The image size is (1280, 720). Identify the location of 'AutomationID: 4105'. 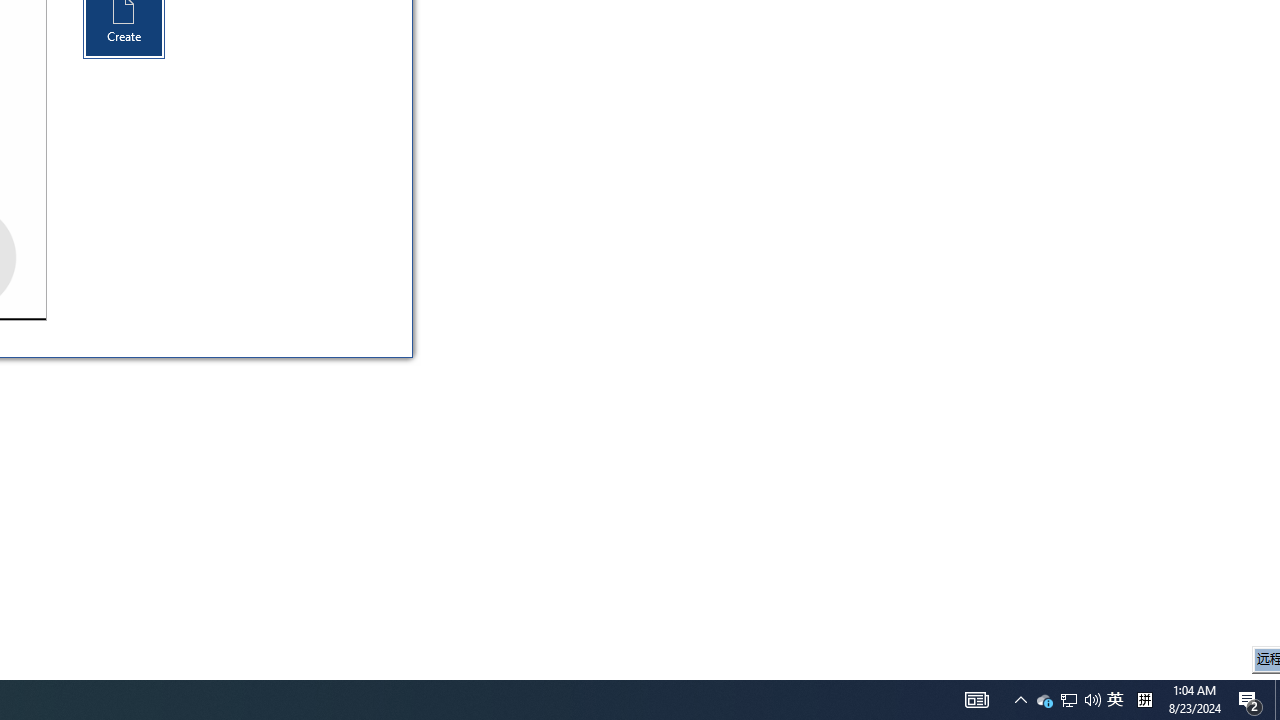
(977, 698).